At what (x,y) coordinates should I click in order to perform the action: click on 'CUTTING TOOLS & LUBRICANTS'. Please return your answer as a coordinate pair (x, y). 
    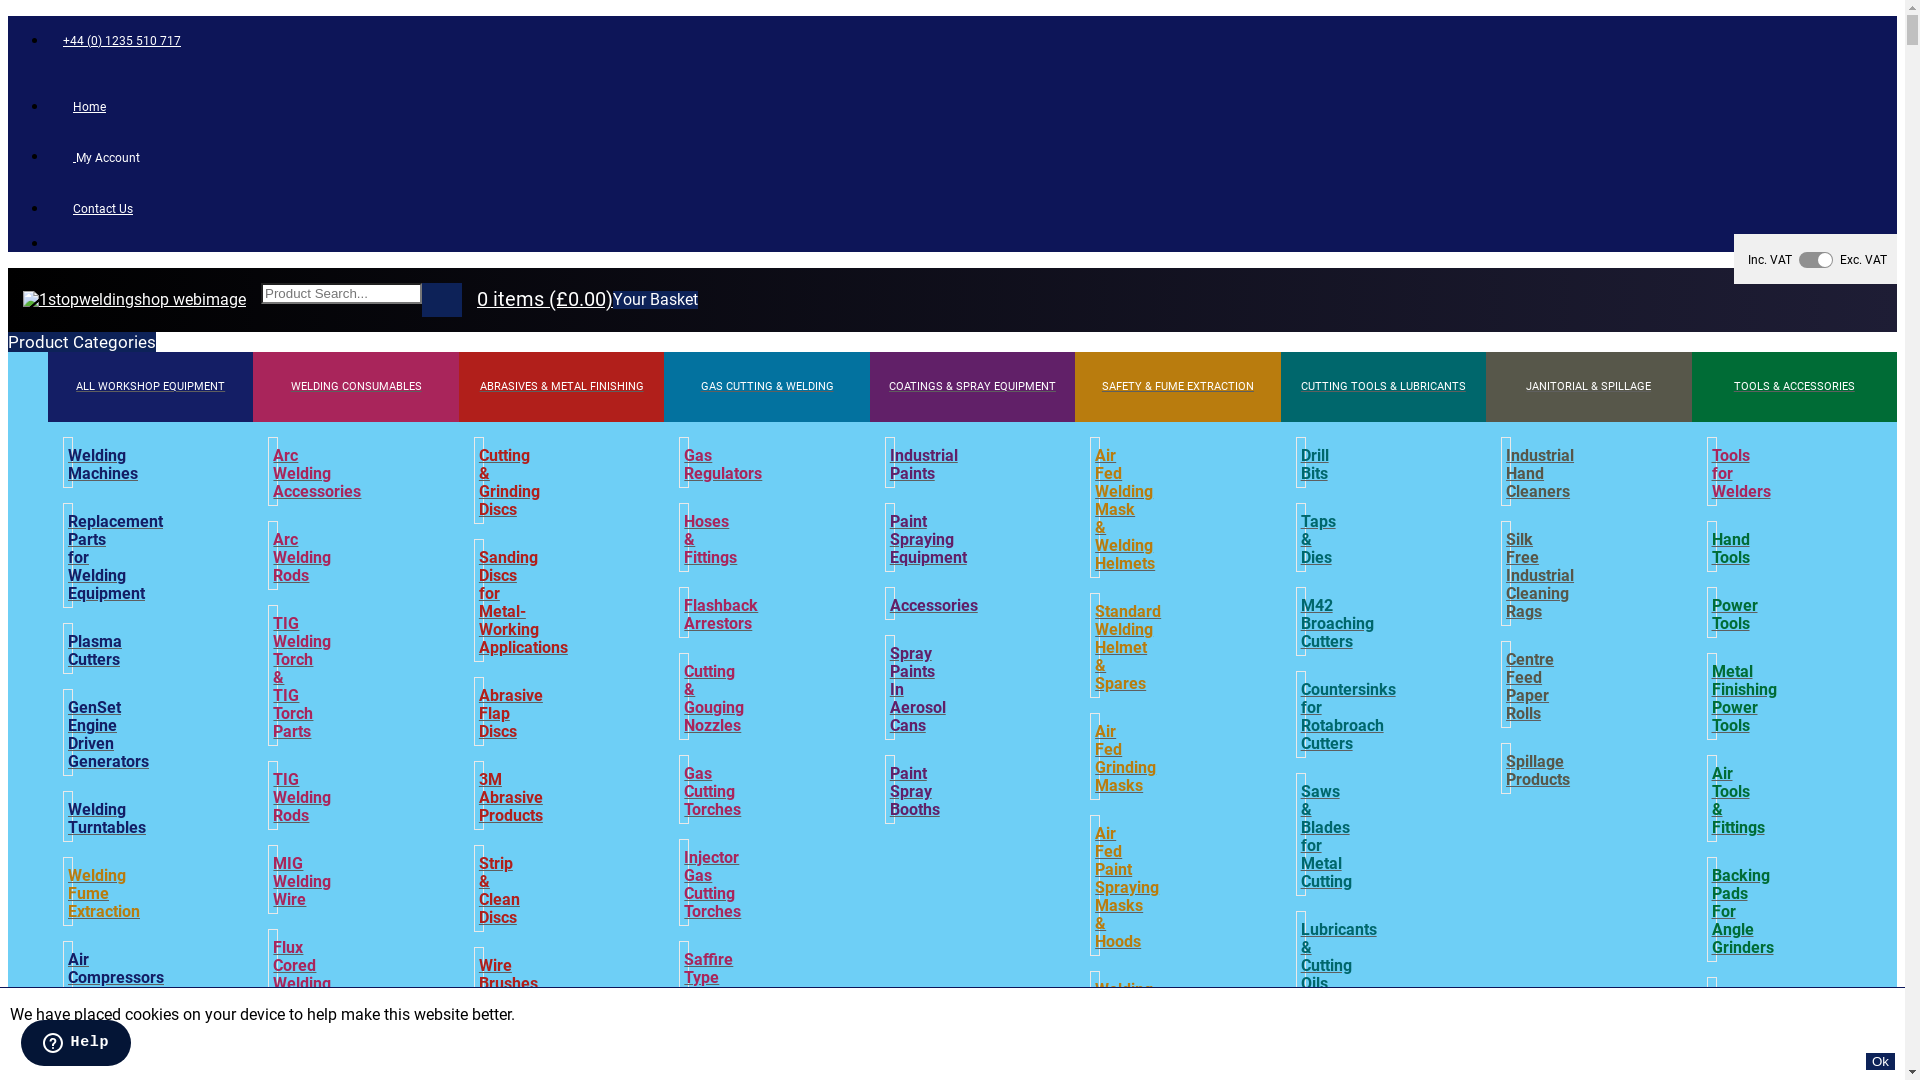
    Looking at the image, I should click on (1382, 386).